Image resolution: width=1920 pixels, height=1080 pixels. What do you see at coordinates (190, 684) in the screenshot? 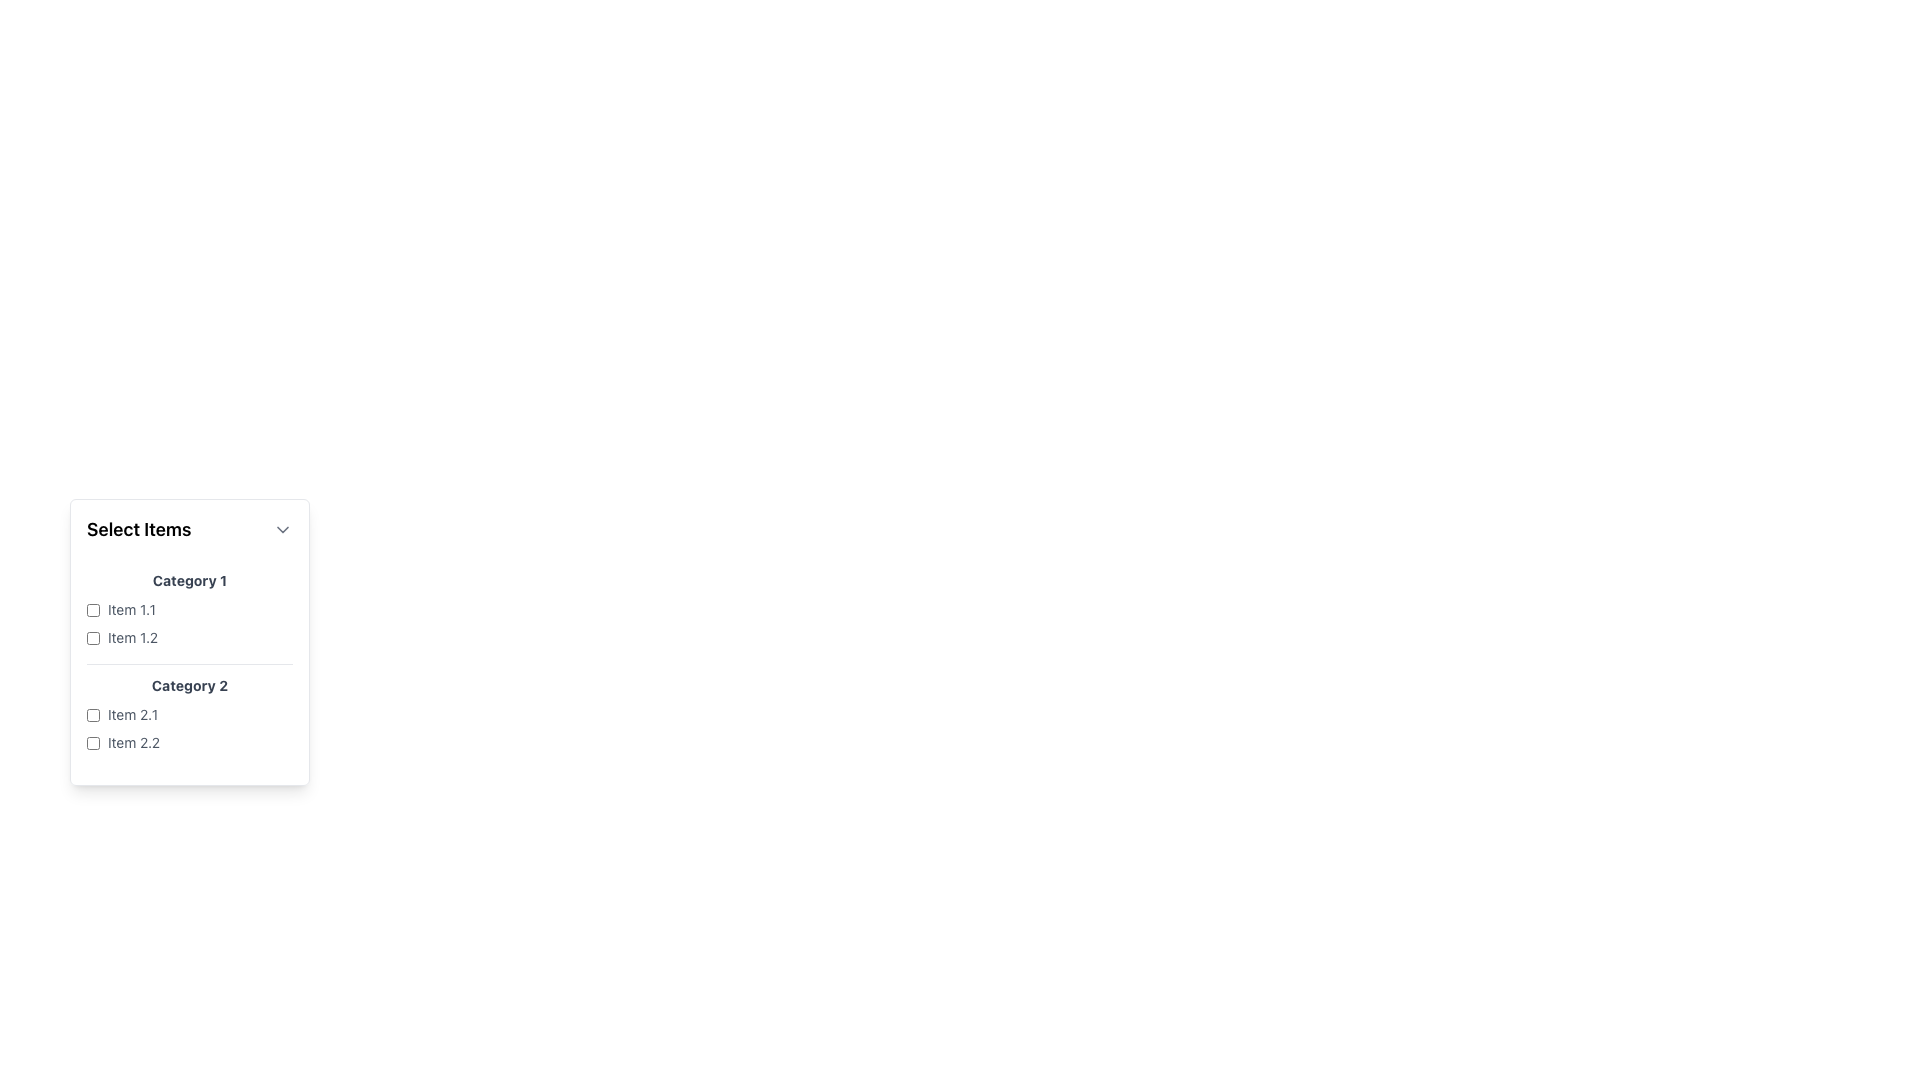
I see `the text label 'Category 2', which is a bold gray header positioned below 'Category 1' in the dropdown list` at bounding box center [190, 684].